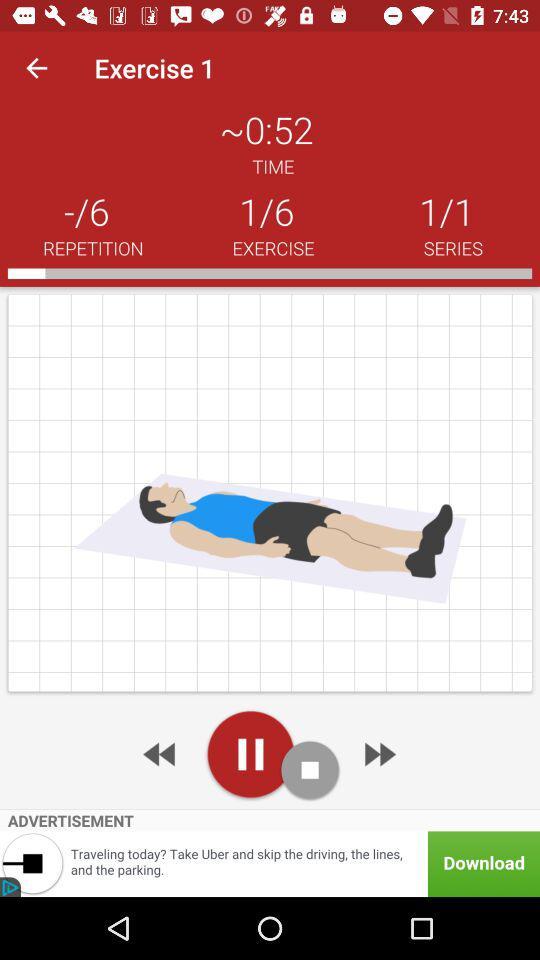 The image size is (540, 960). What do you see at coordinates (160, 753) in the screenshot?
I see `come back` at bounding box center [160, 753].